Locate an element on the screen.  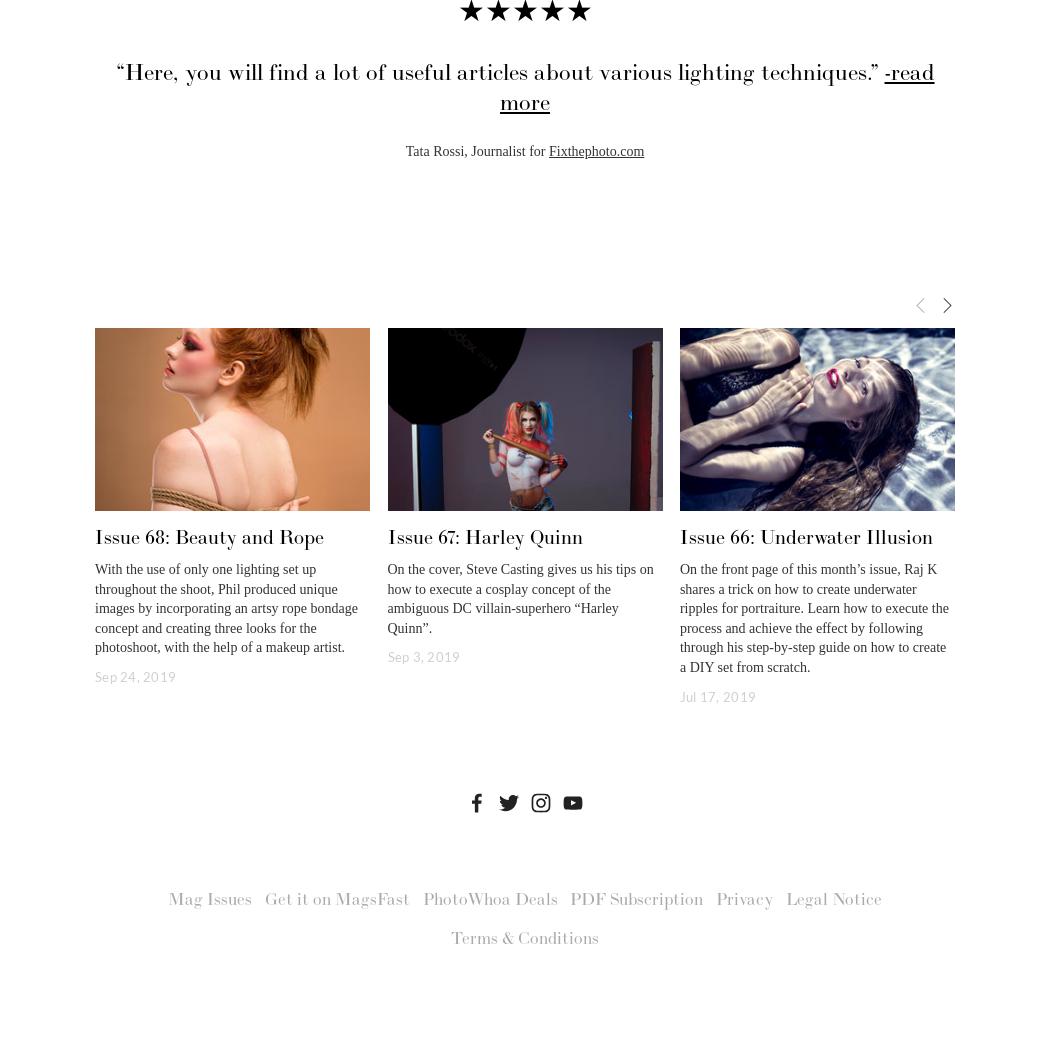
'Issue 67: Harley Quinn' is located at coordinates (484, 537).